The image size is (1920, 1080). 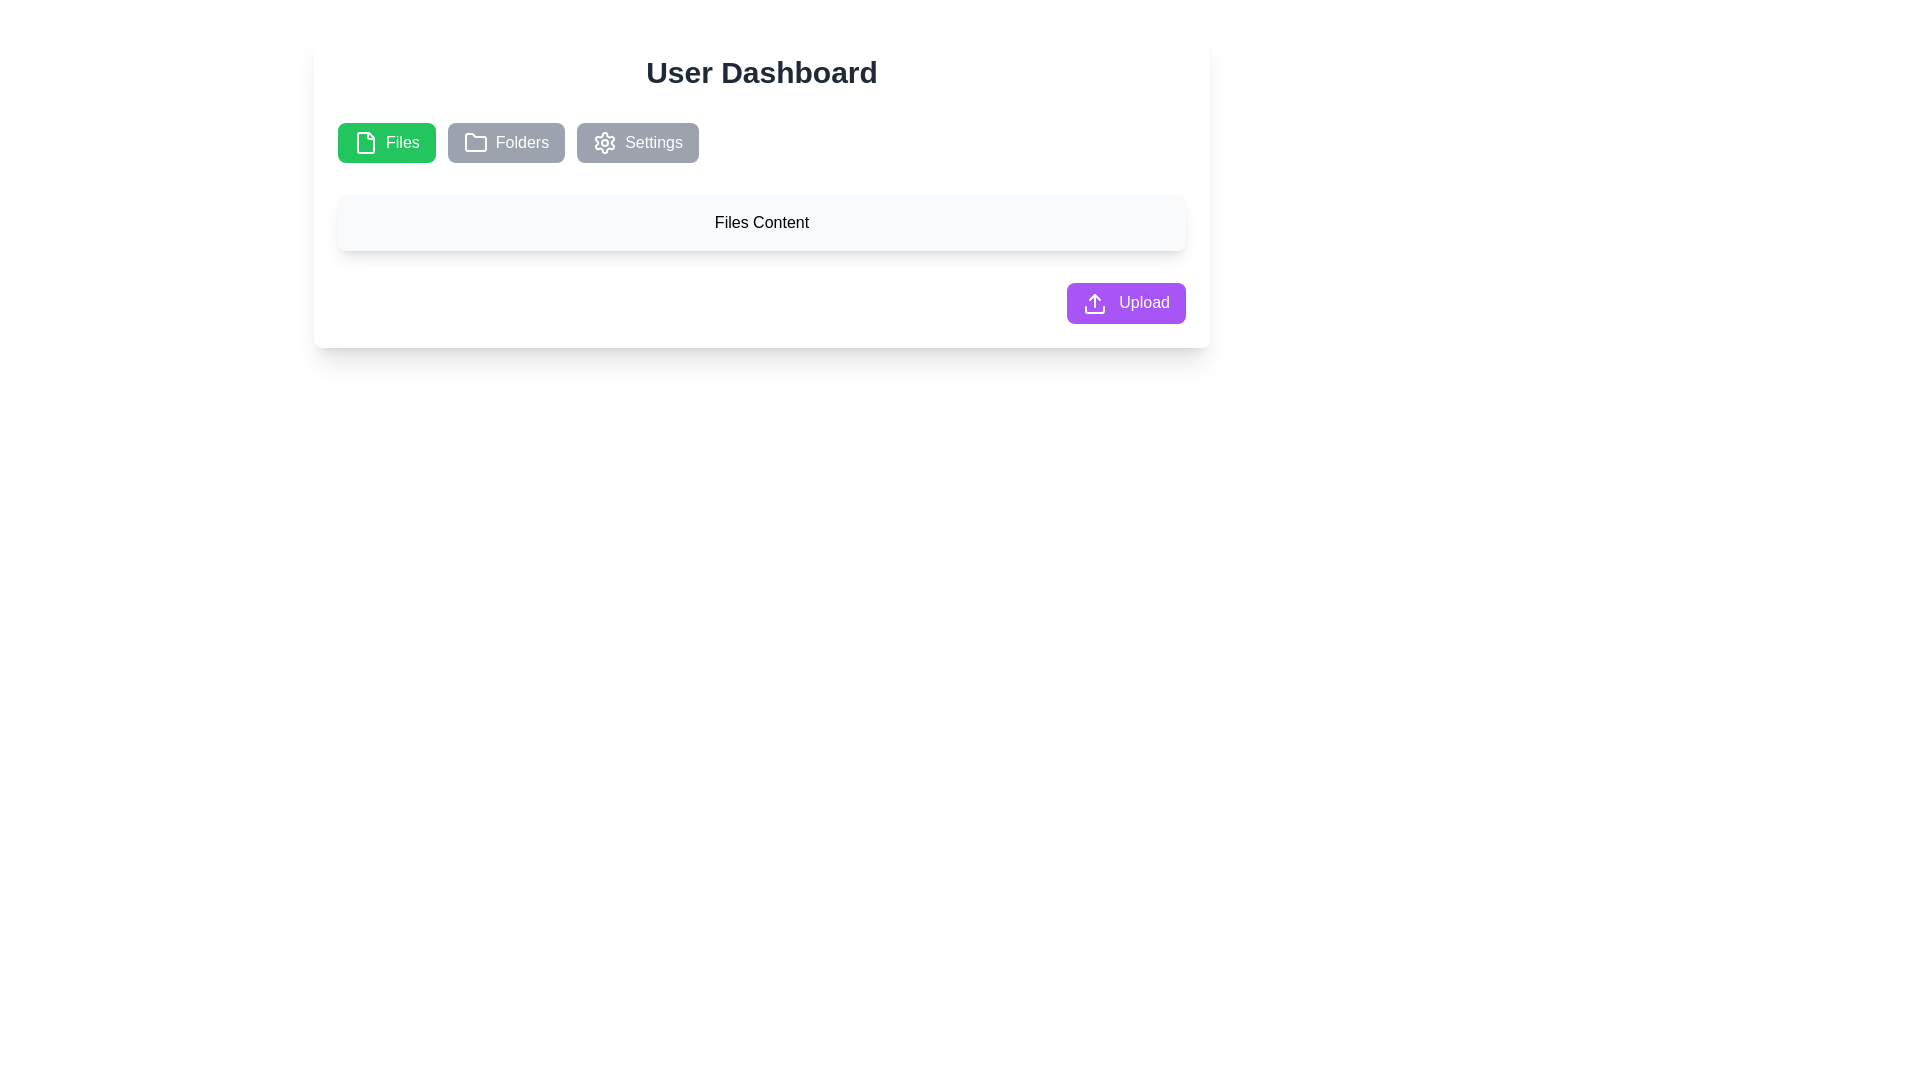 What do you see at coordinates (506, 141) in the screenshot?
I see `the middle button` at bounding box center [506, 141].